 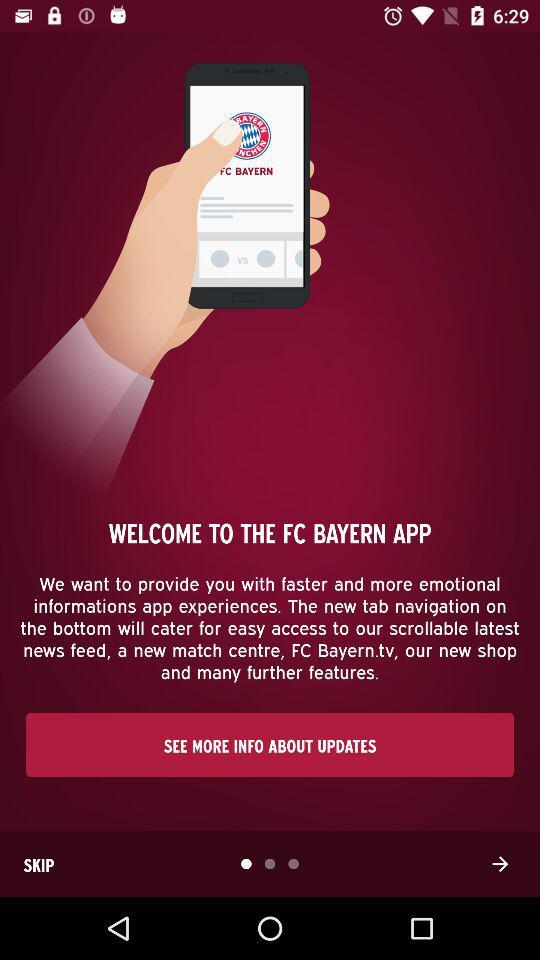 I want to click on the see more info item, so click(x=270, y=743).